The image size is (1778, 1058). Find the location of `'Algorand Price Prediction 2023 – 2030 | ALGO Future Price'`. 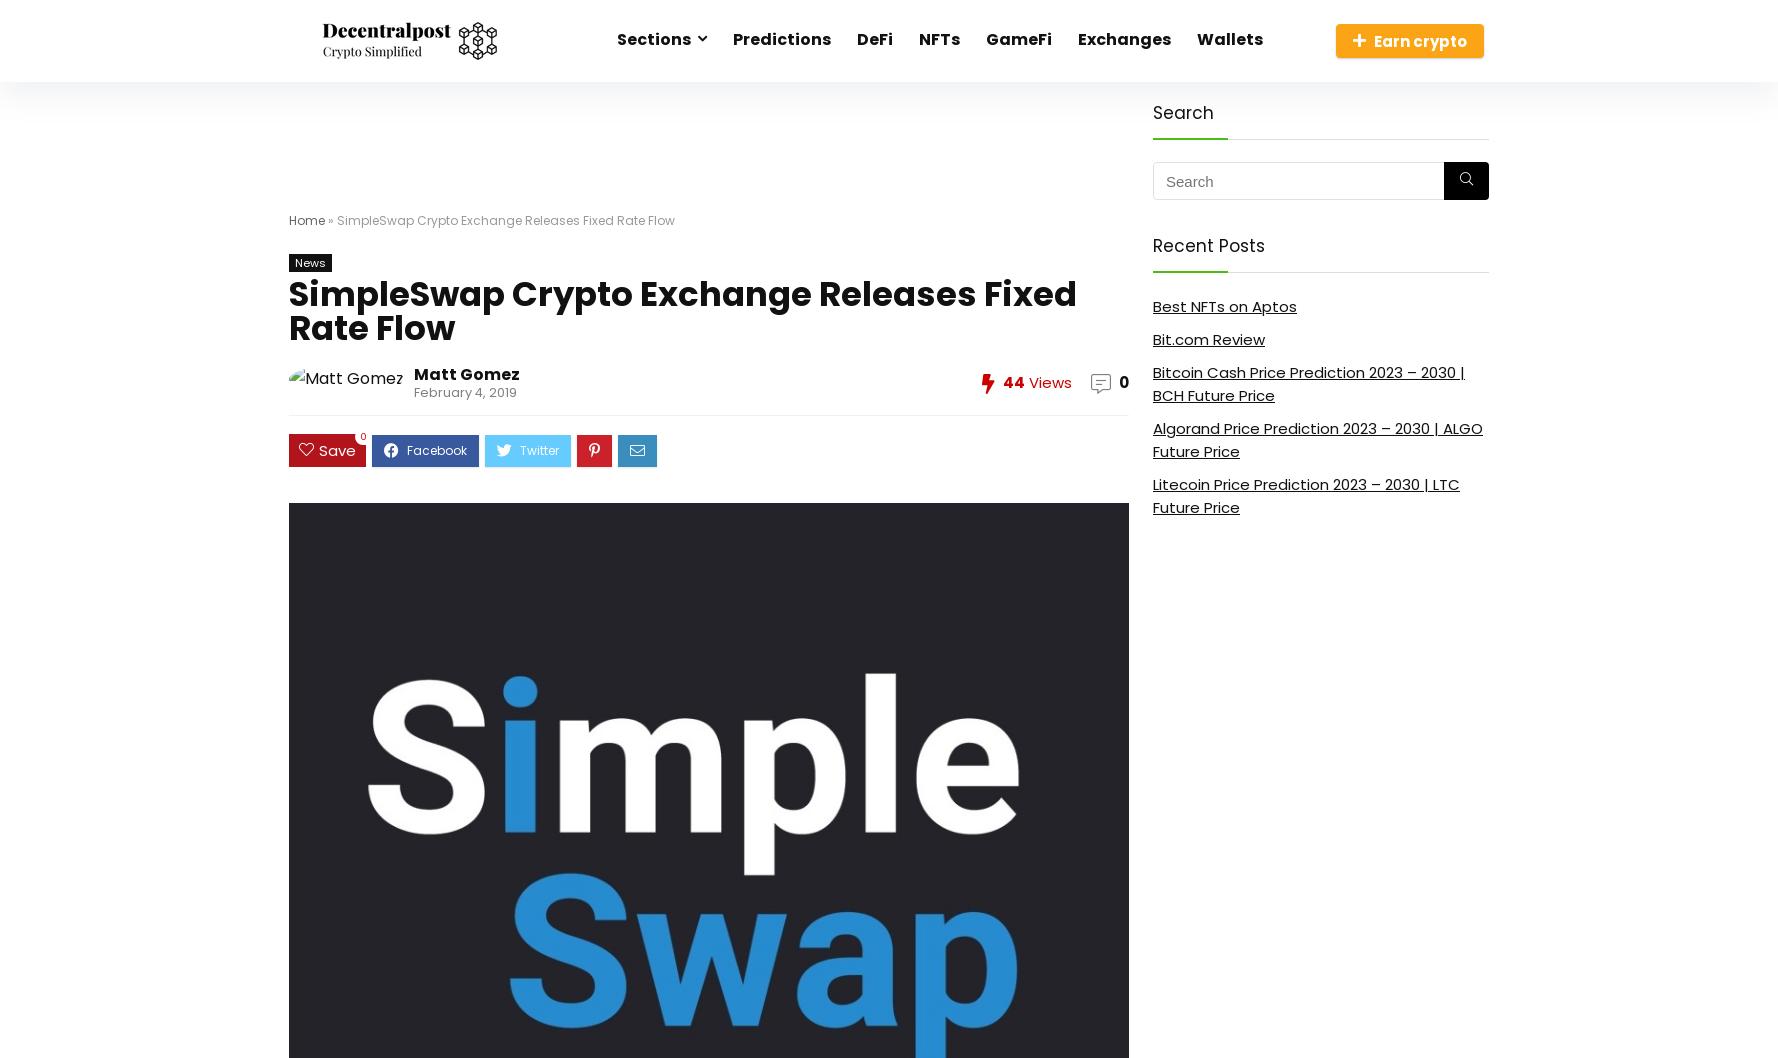

'Algorand Price Prediction 2023 – 2030 | ALGO Future Price' is located at coordinates (1318, 440).